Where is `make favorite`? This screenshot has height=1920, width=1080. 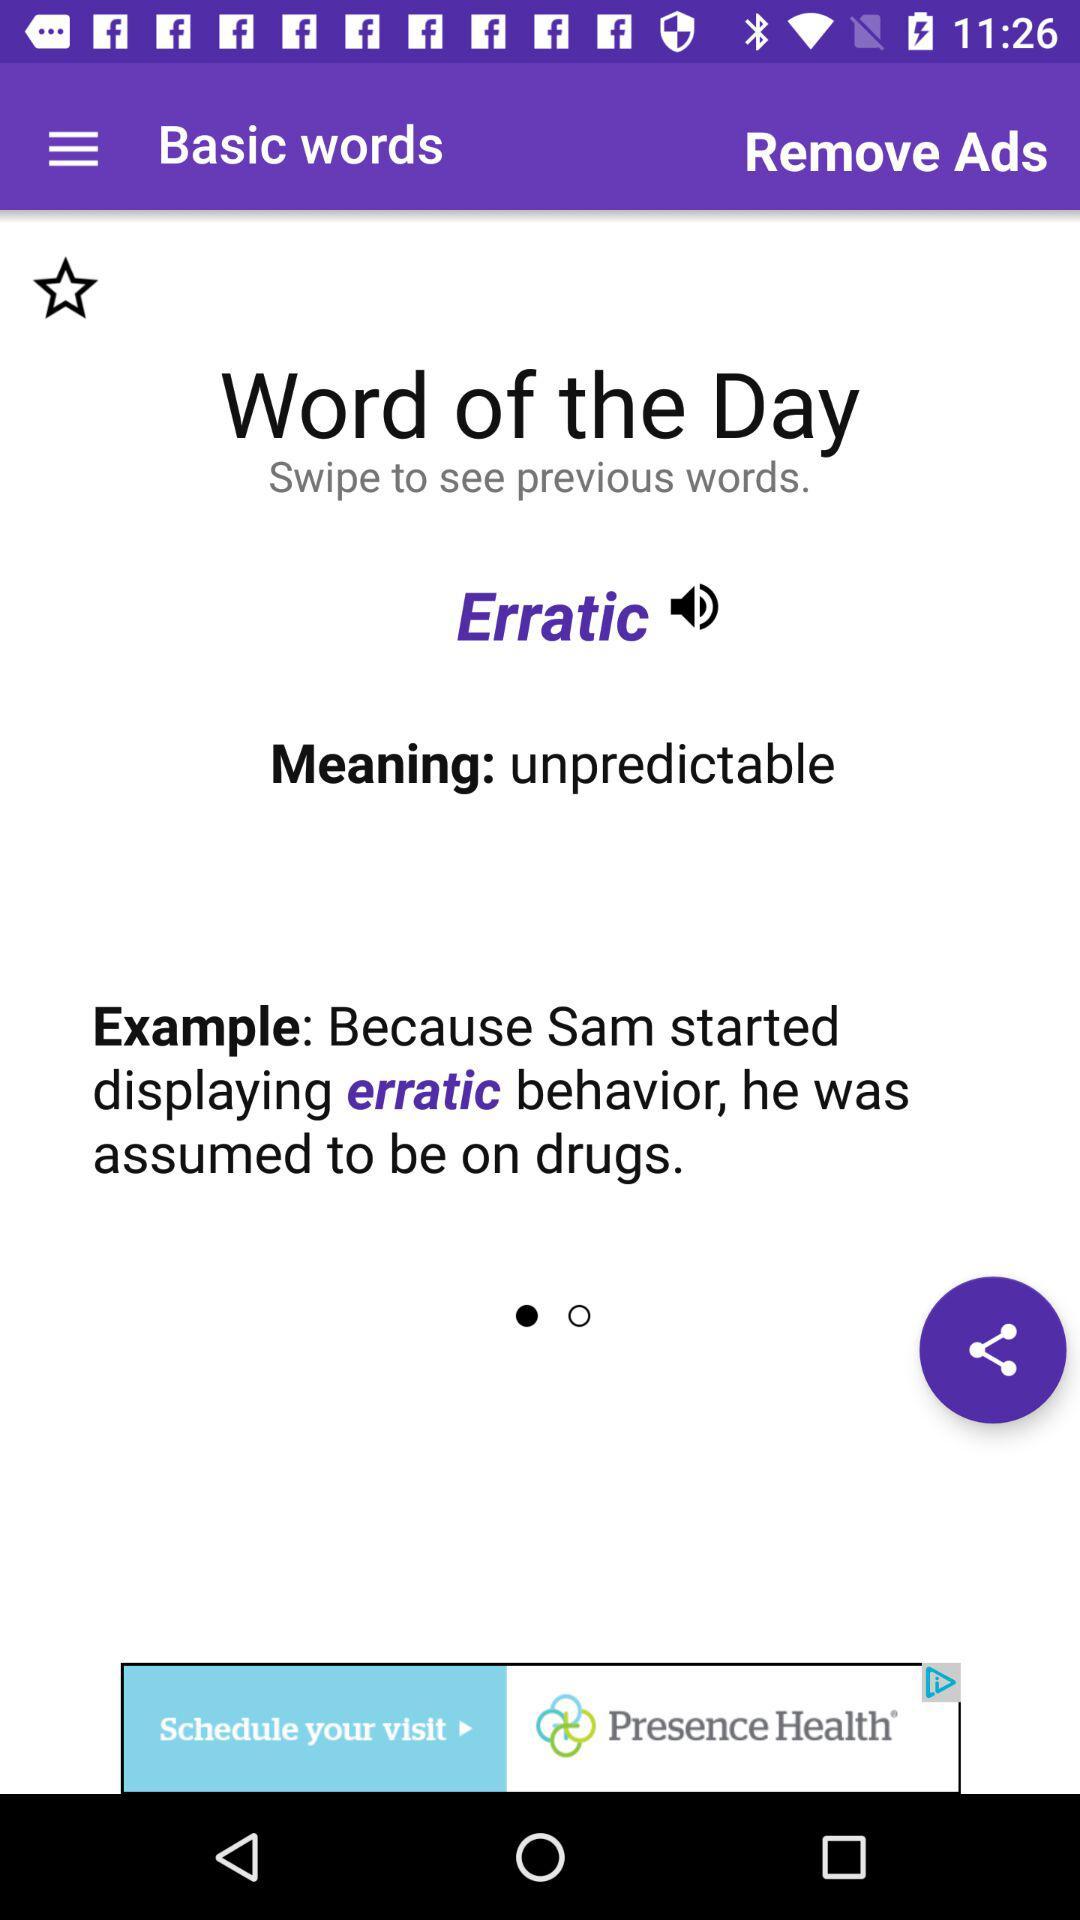 make favorite is located at coordinates (64, 288).